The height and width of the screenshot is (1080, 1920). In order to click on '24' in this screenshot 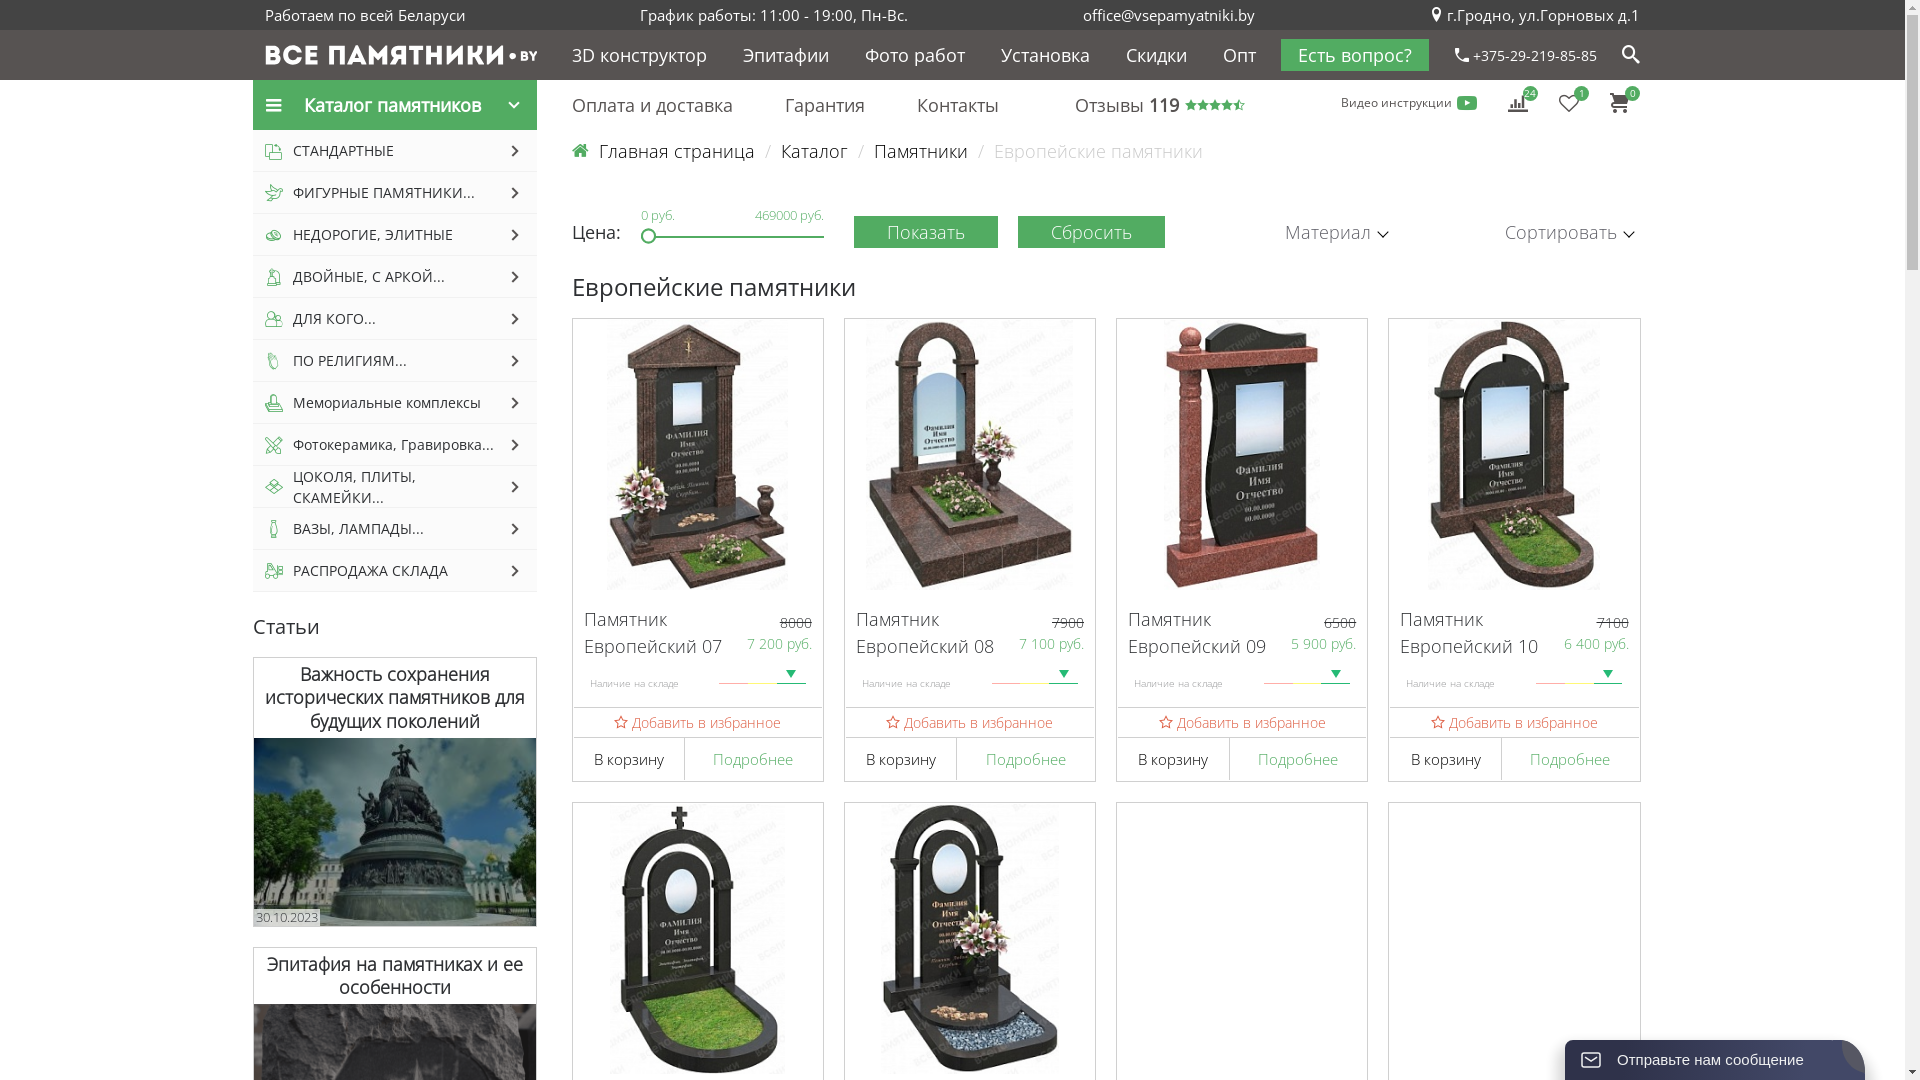, I will do `click(1517, 101)`.